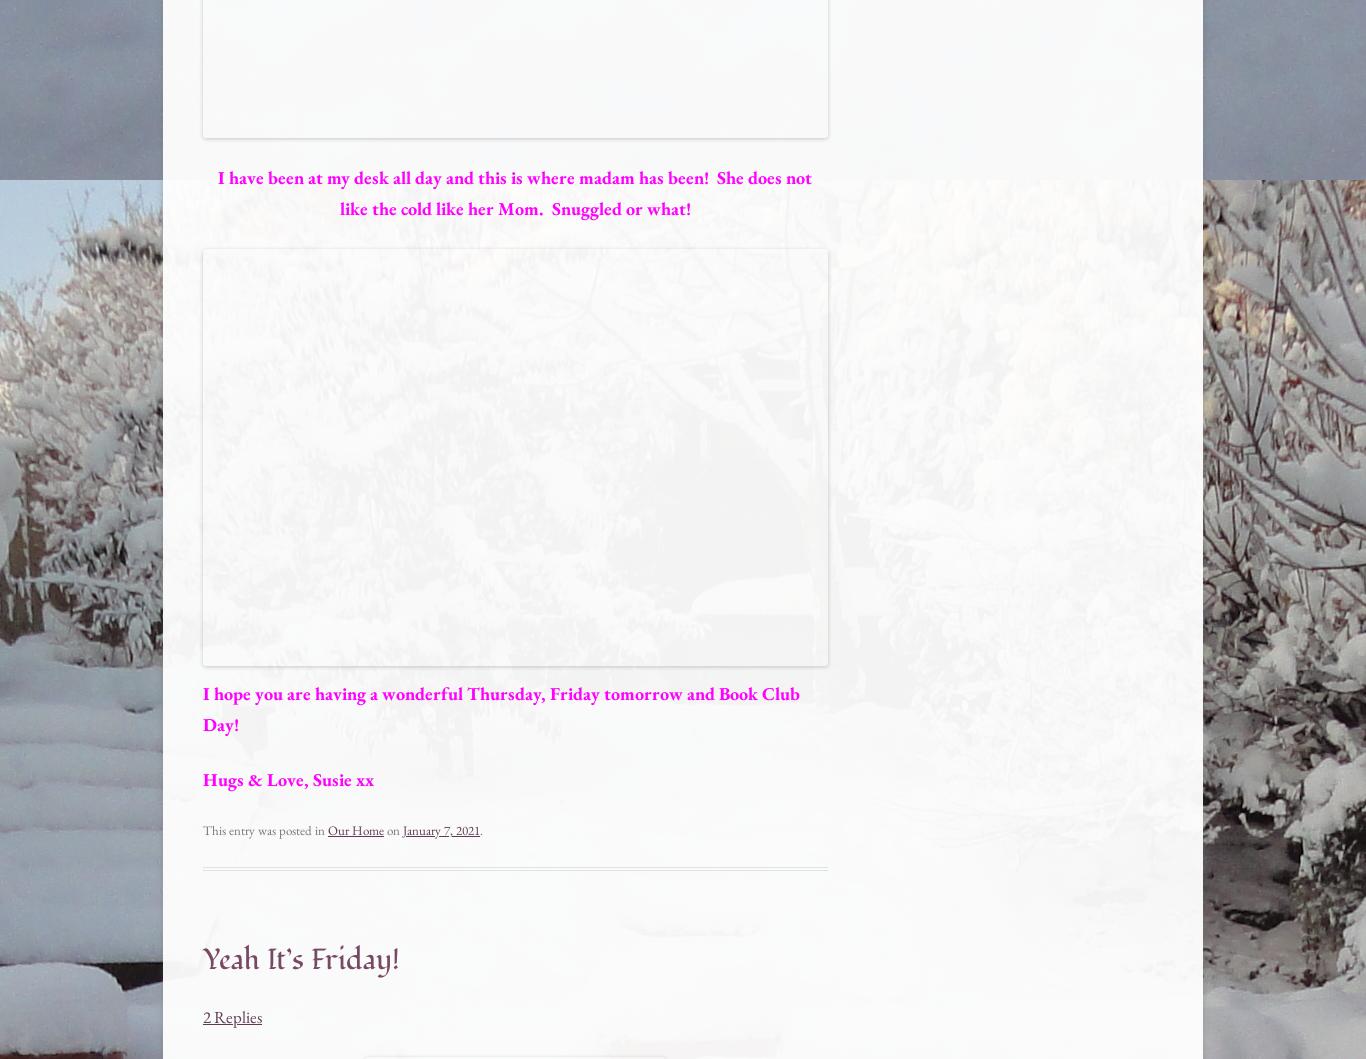  I want to click on '.', so click(481, 829).